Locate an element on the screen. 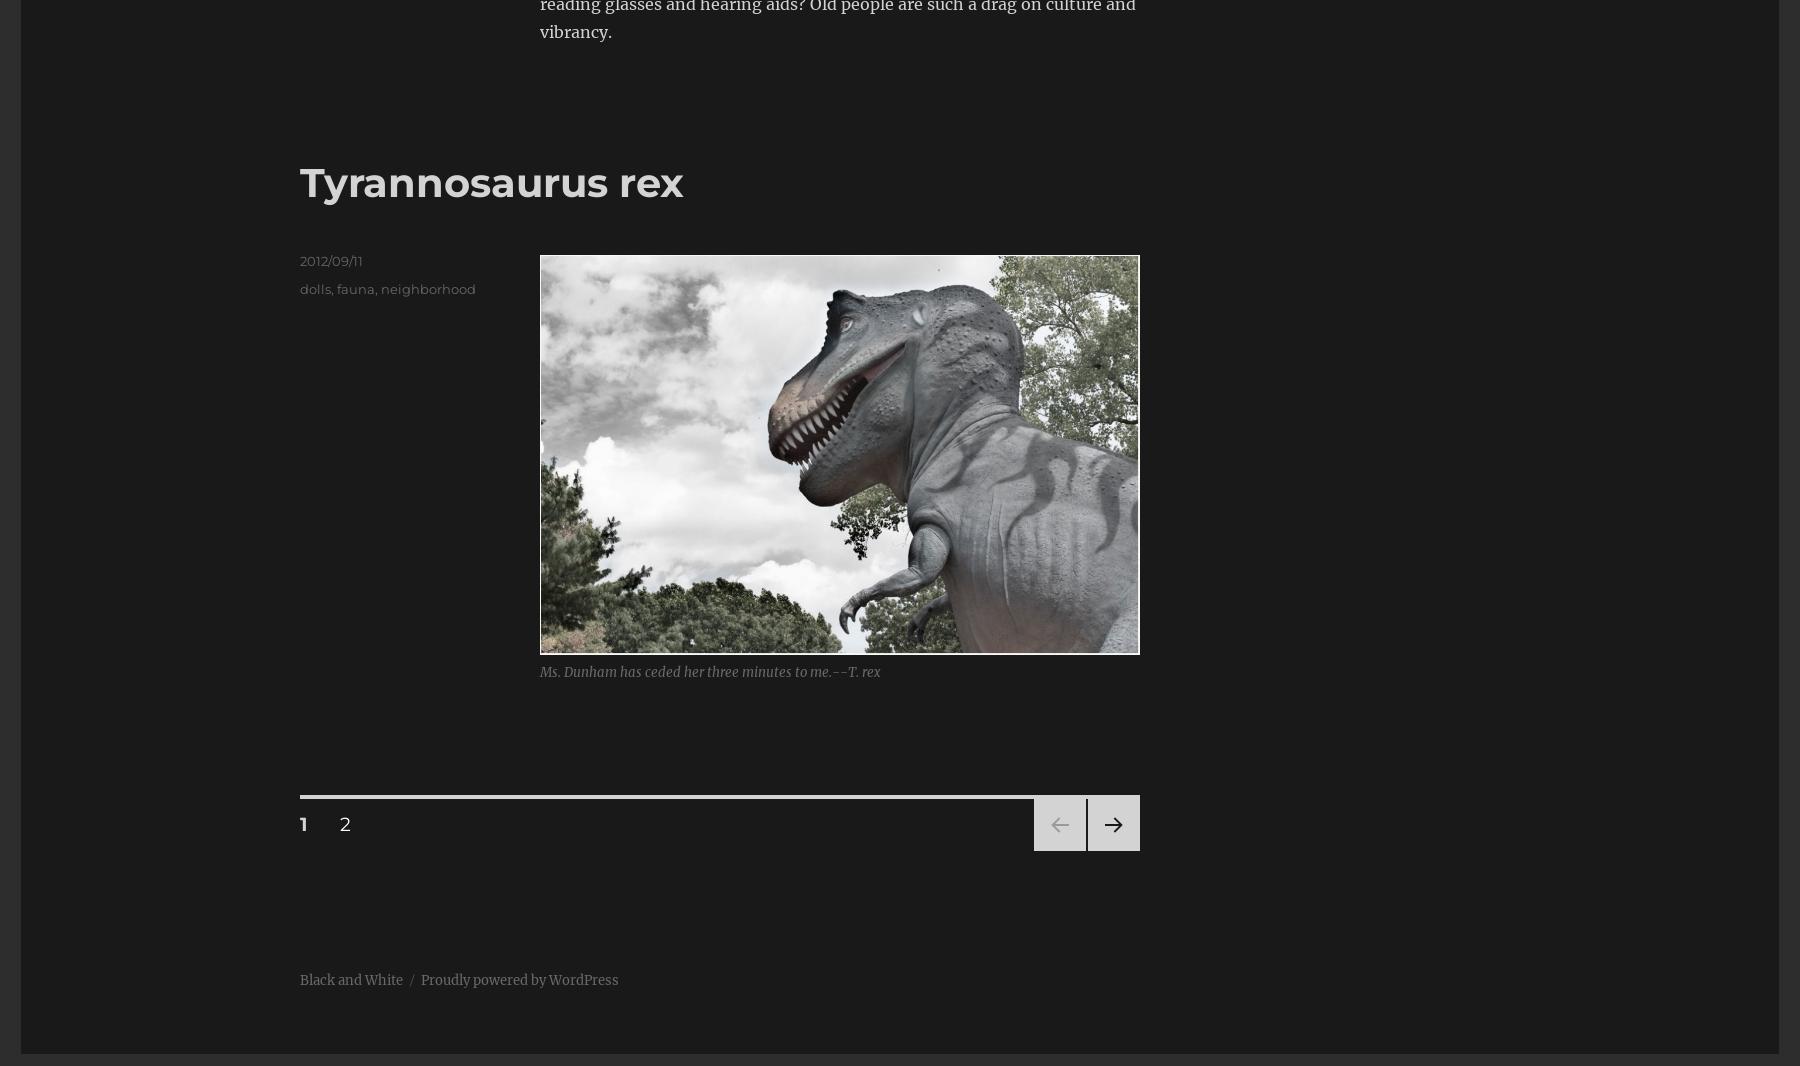  '1' is located at coordinates (302, 823).